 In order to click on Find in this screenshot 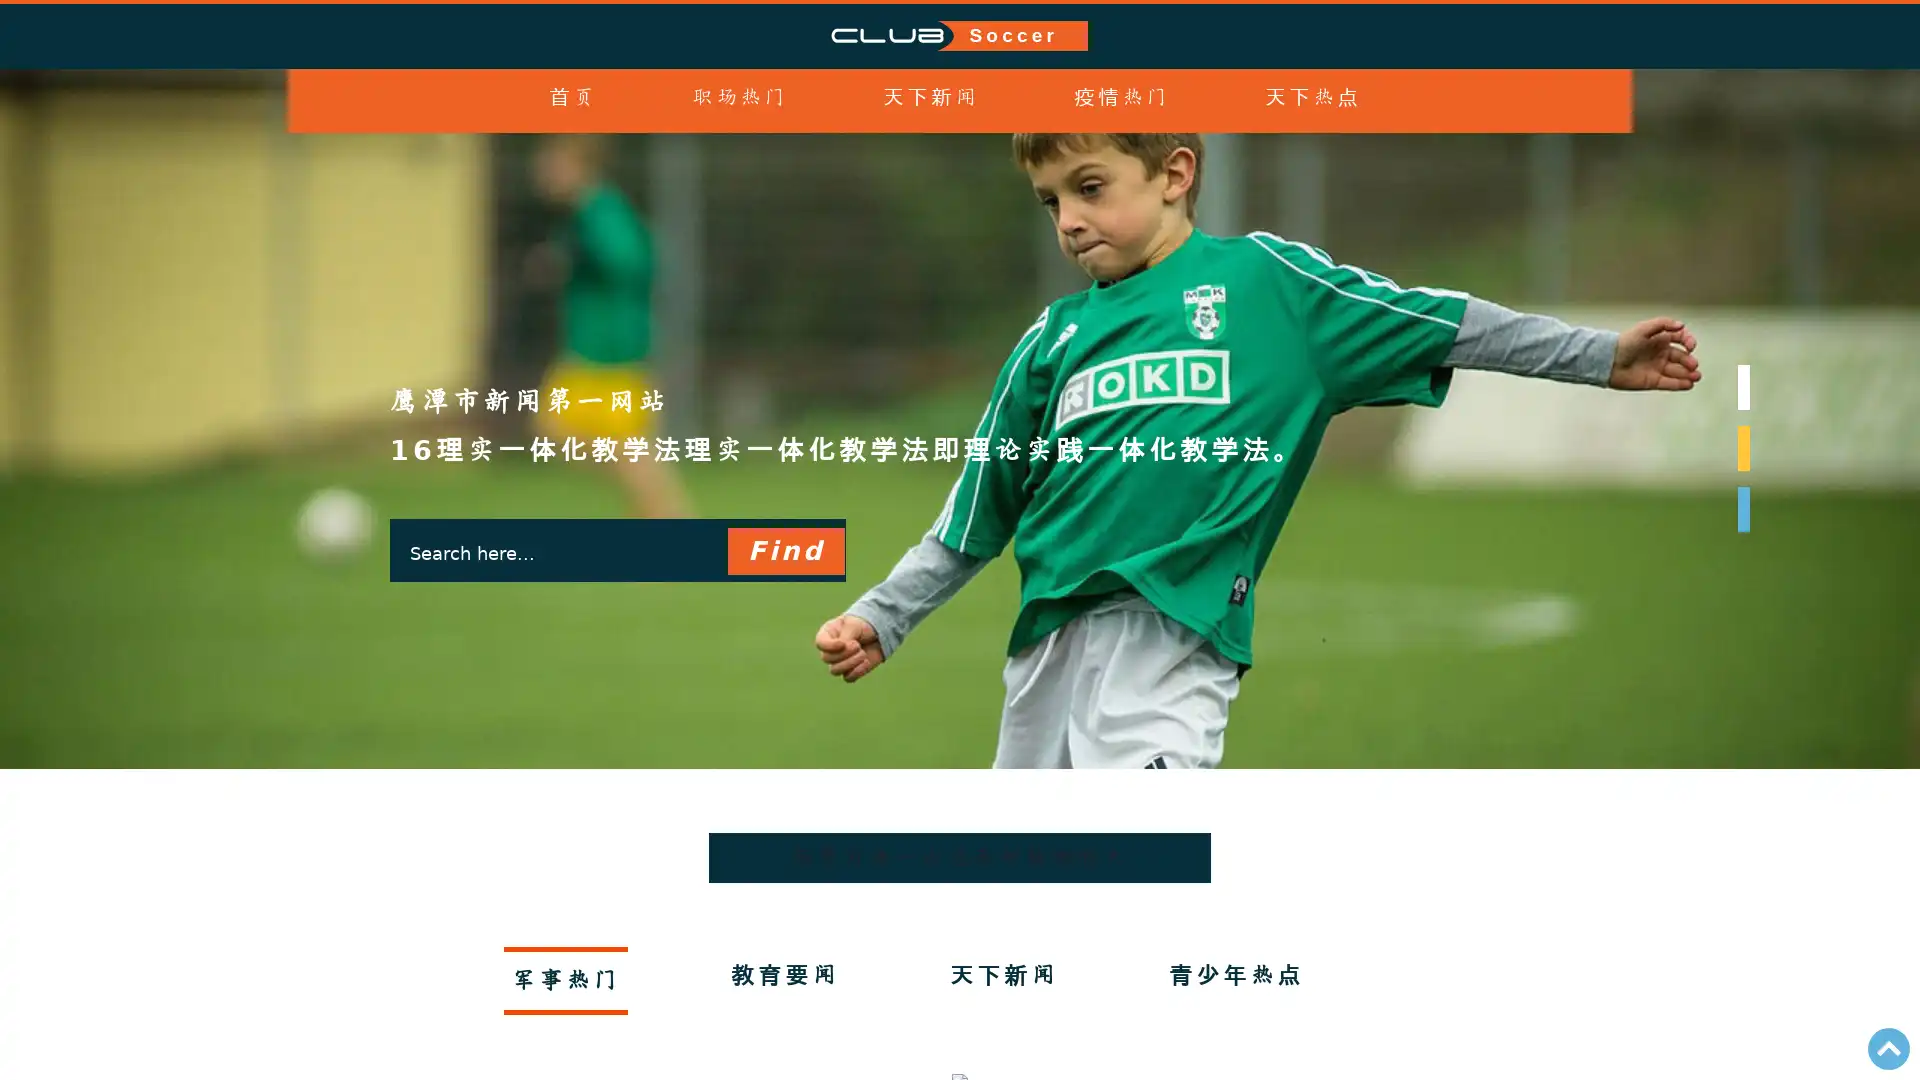, I will do `click(784, 588)`.